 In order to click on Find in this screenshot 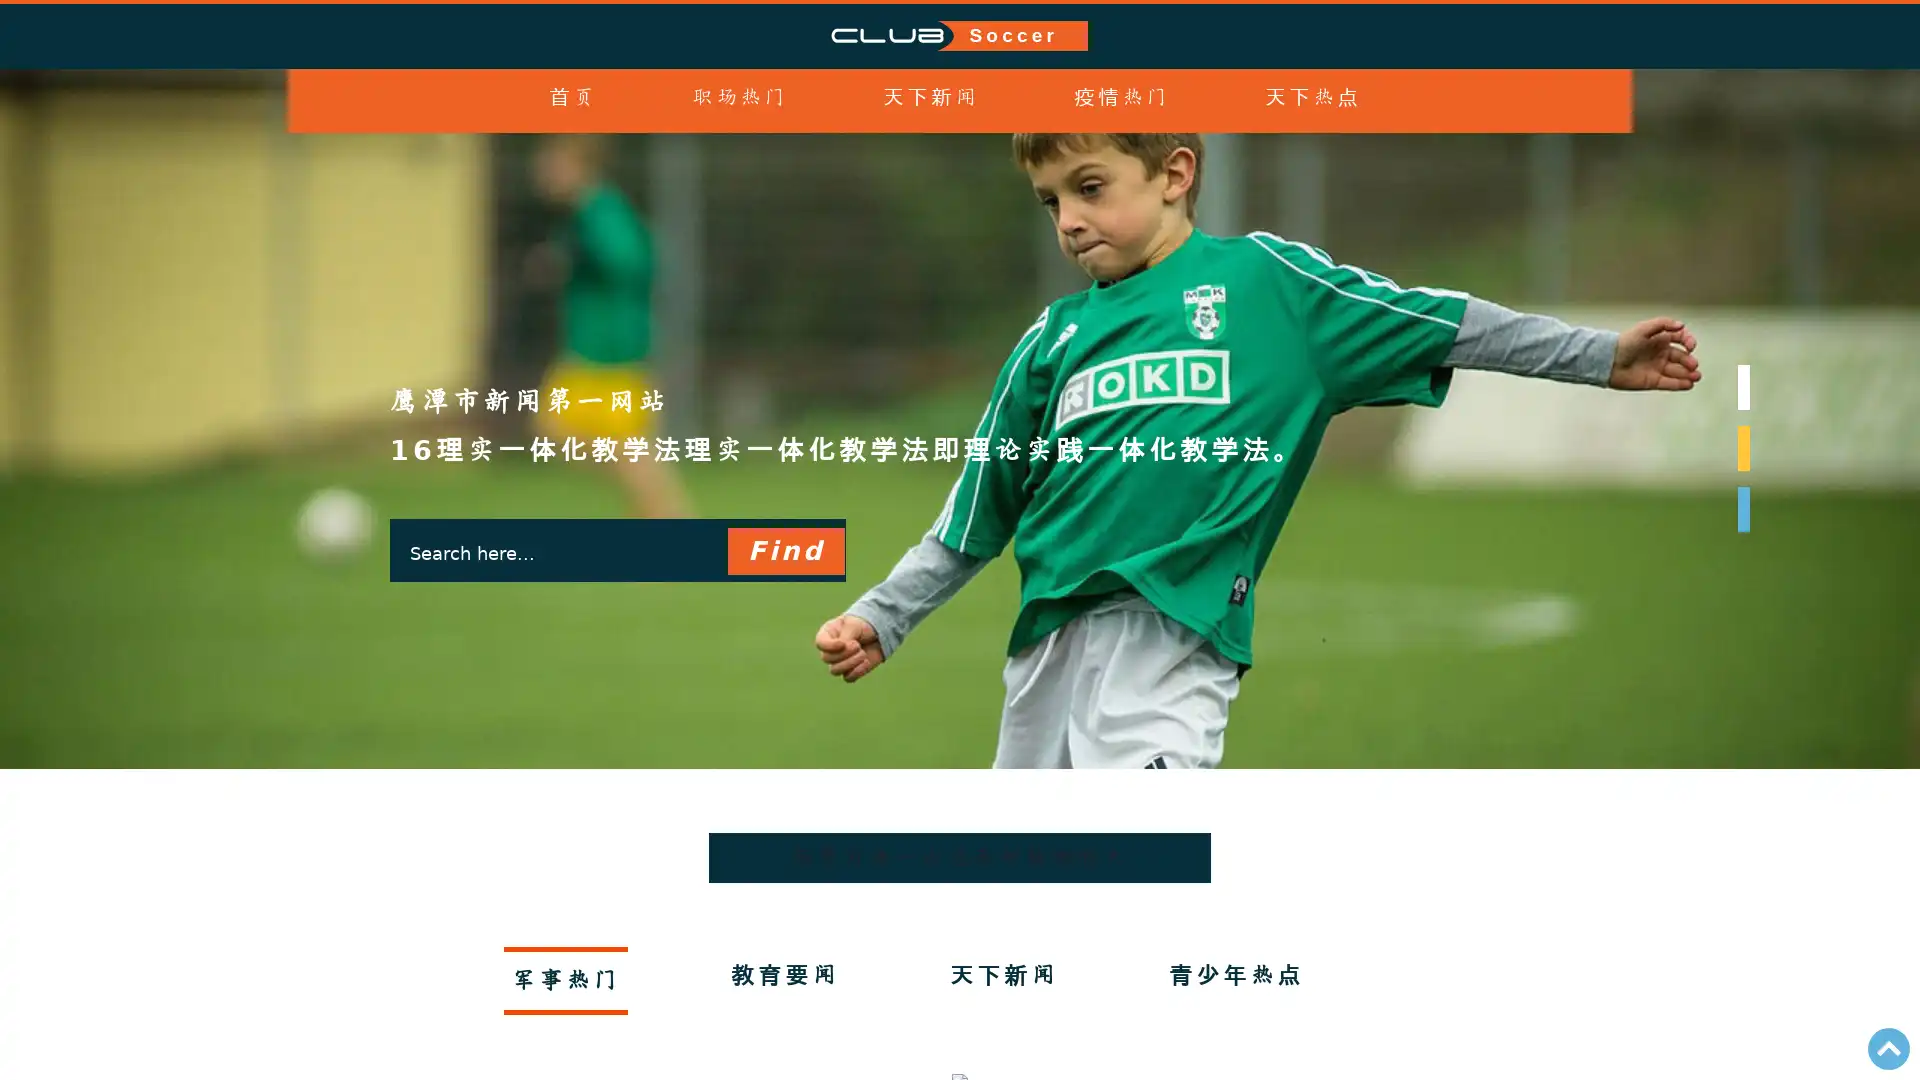, I will do `click(784, 588)`.